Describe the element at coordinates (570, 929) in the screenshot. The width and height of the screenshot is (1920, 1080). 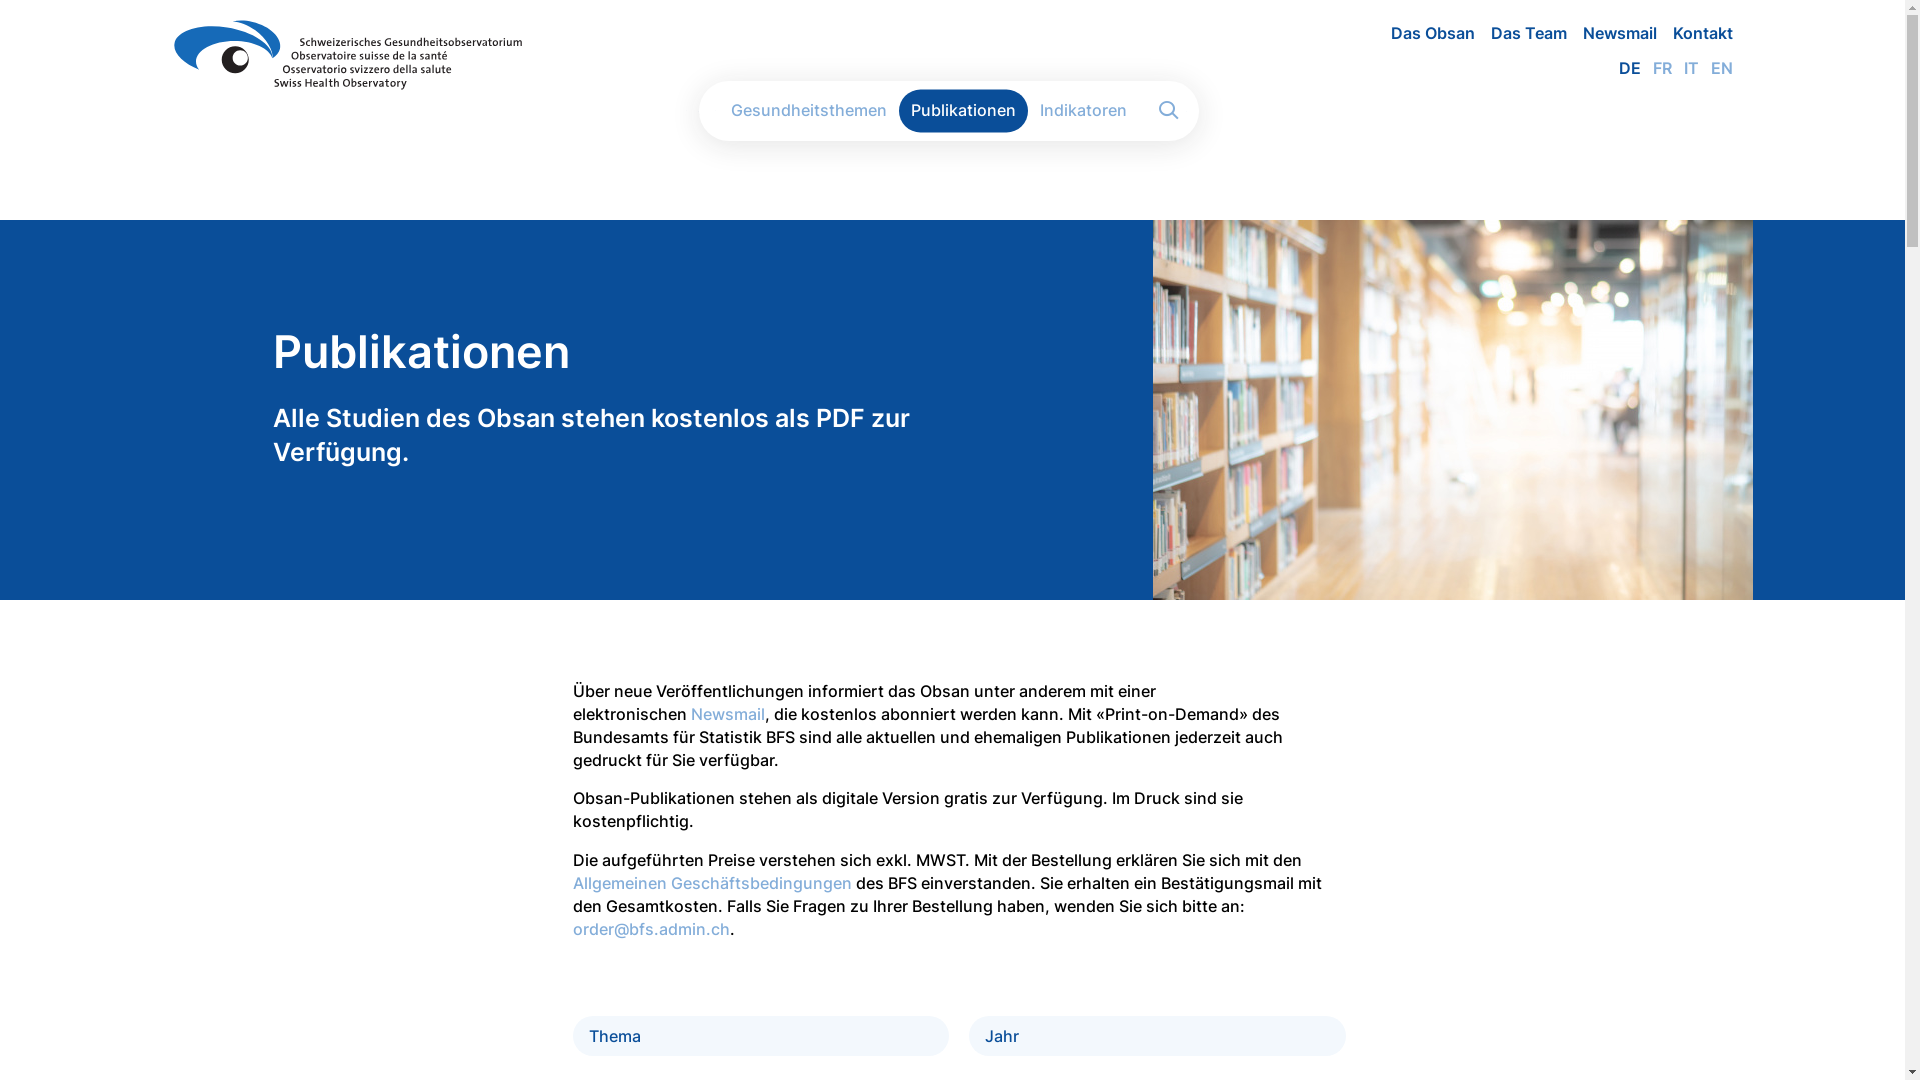
I see `'order@bfs.admin.ch'` at that location.